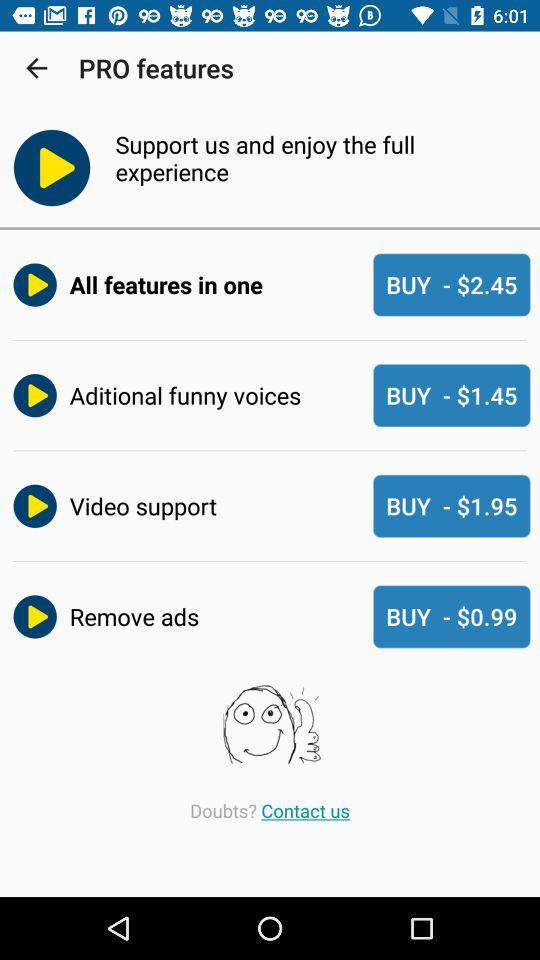 The image size is (540, 960). What do you see at coordinates (36, 68) in the screenshot?
I see `the app to the left of the pro features icon` at bounding box center [36, 68].